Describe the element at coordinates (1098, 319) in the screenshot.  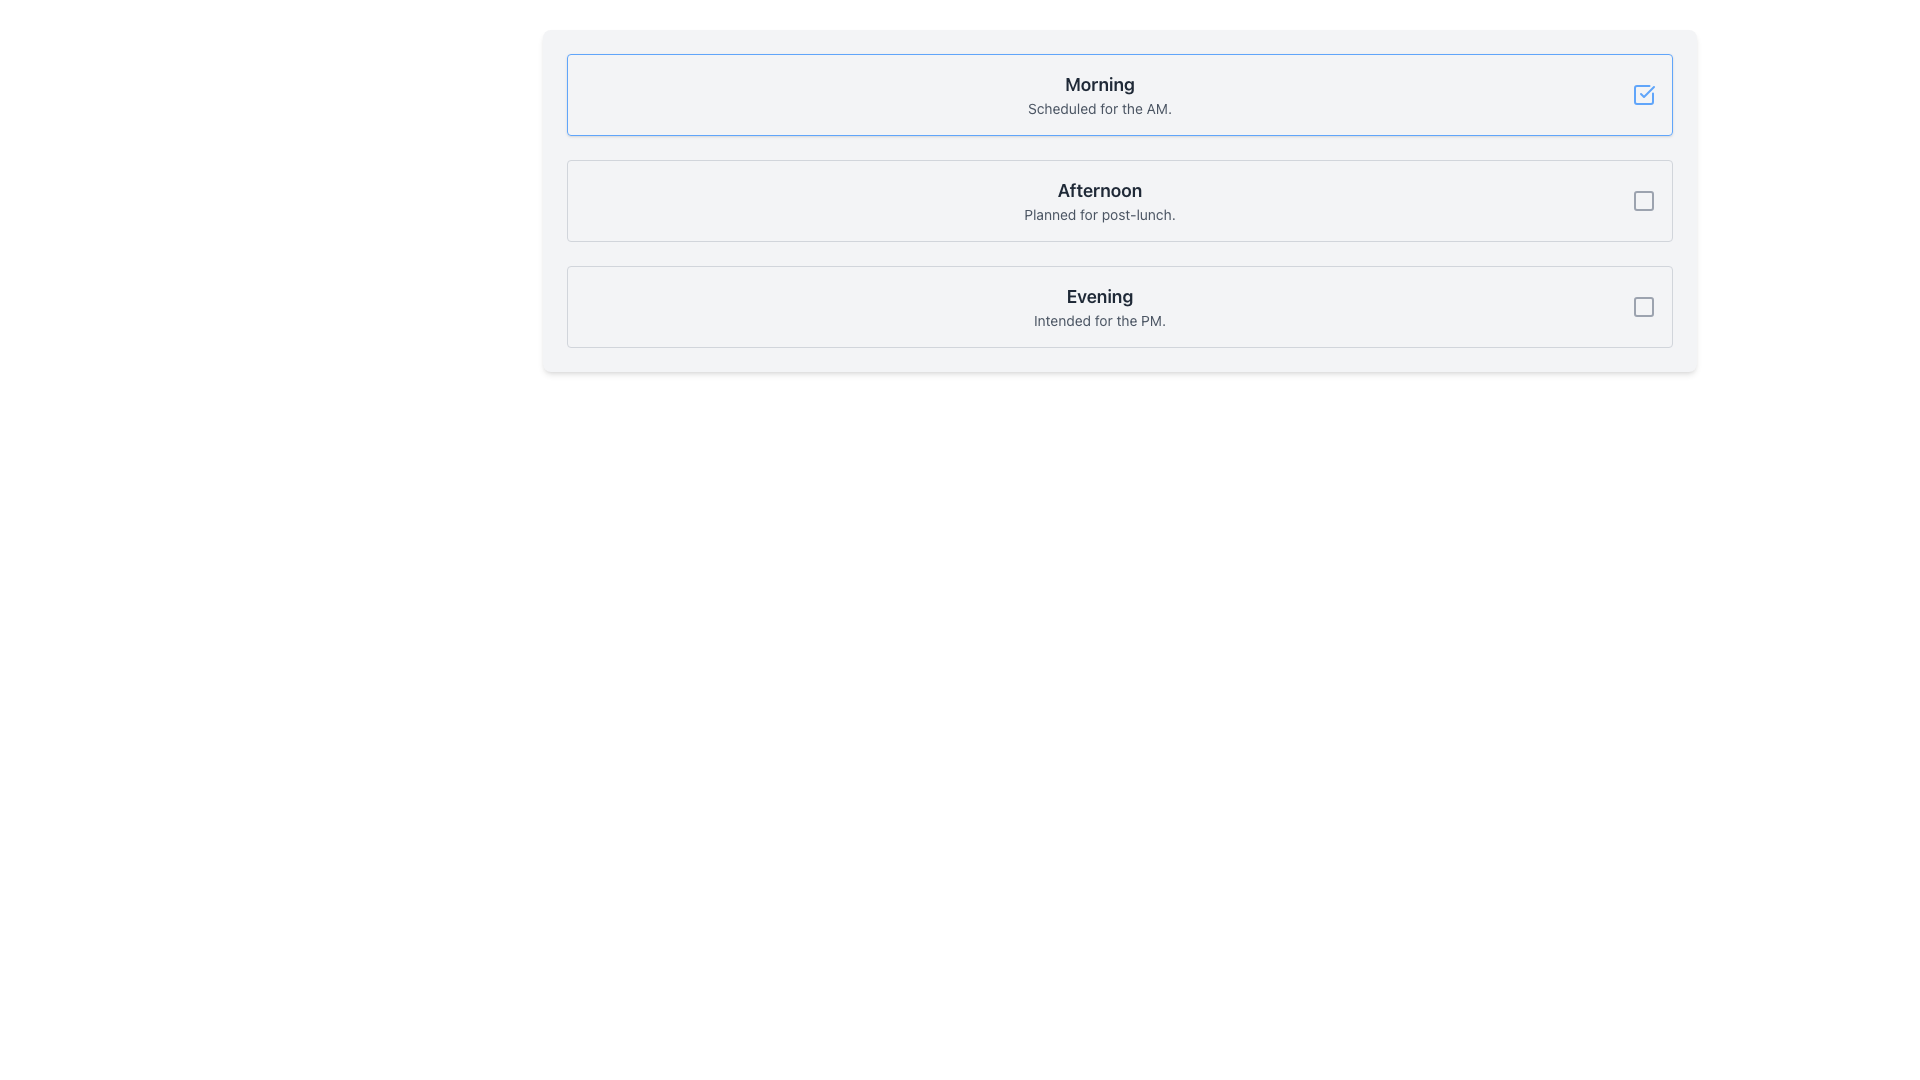
I see `the text label that serves as a description for the 'Evening' item in the list, located below the 'Evening' heading` at that location.